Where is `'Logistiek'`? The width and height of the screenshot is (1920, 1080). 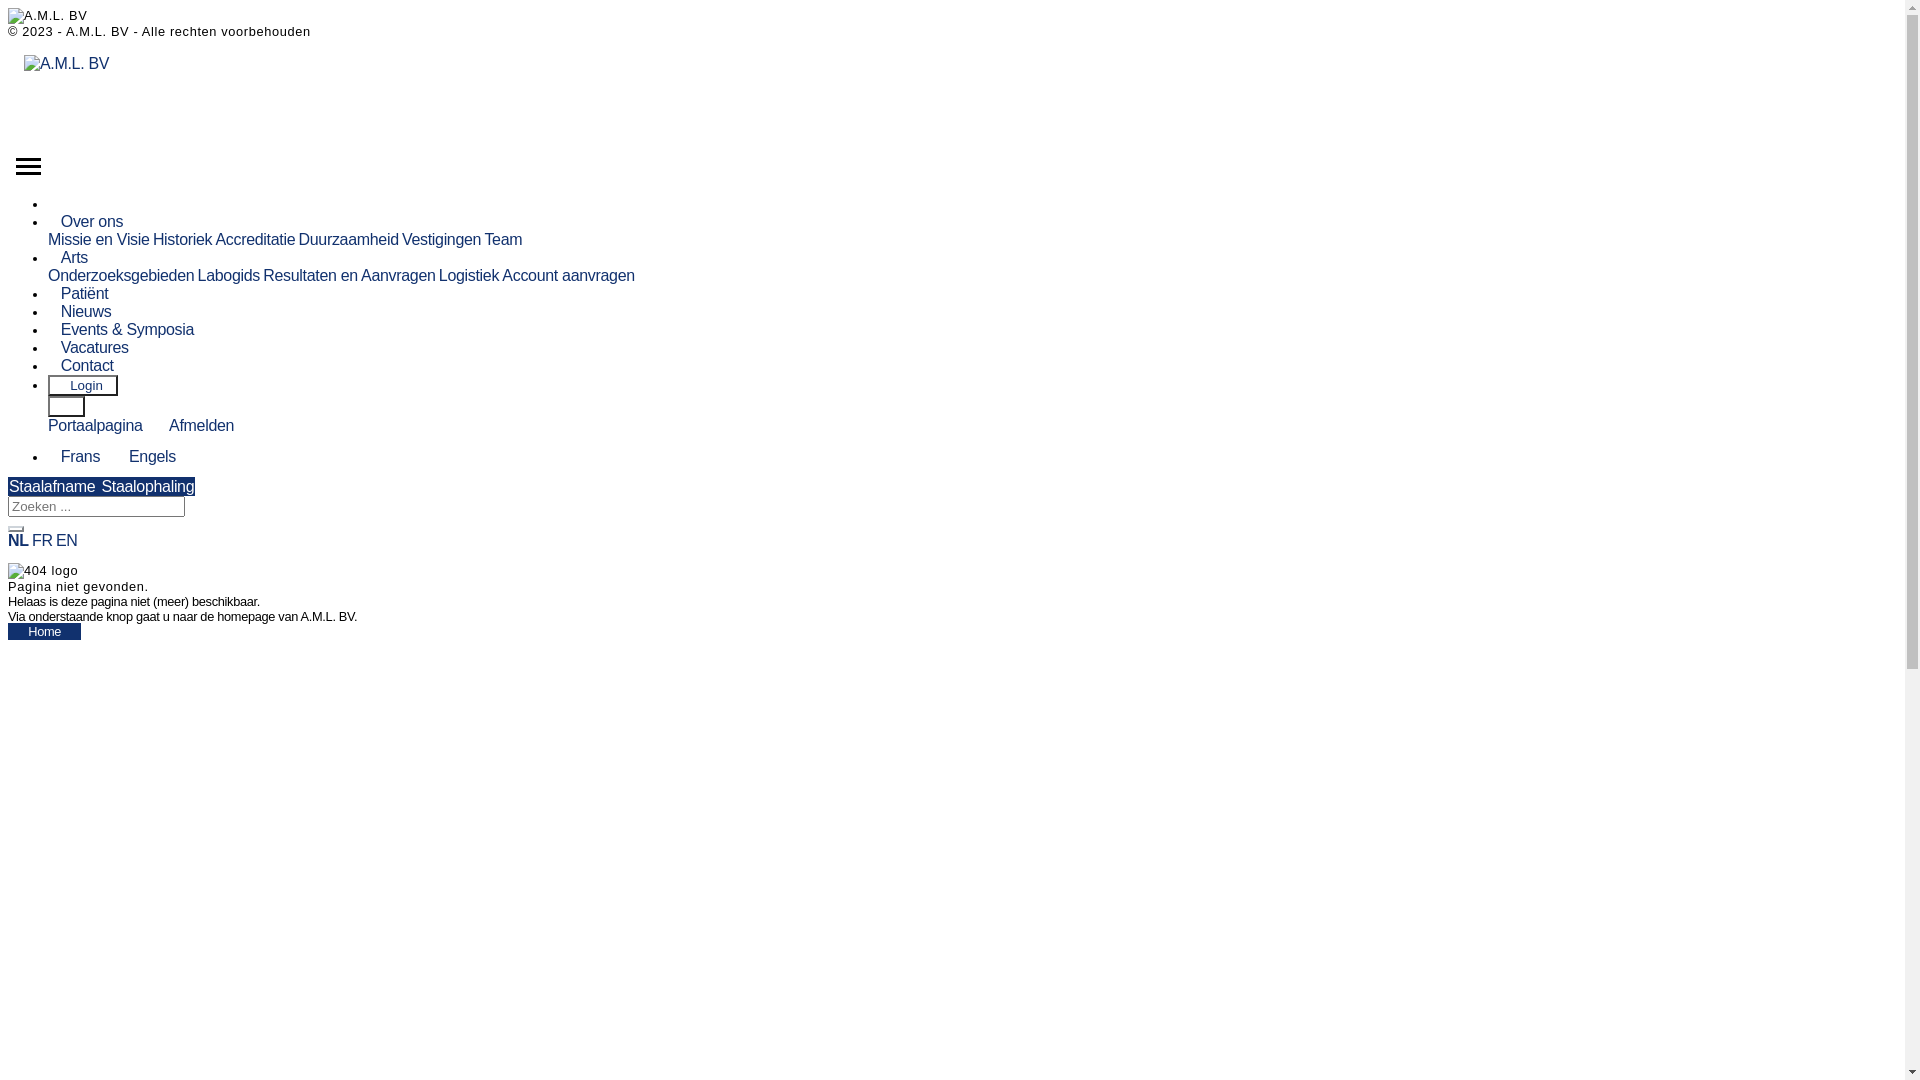 'Logistiek' is located at coordinates (468, 275).